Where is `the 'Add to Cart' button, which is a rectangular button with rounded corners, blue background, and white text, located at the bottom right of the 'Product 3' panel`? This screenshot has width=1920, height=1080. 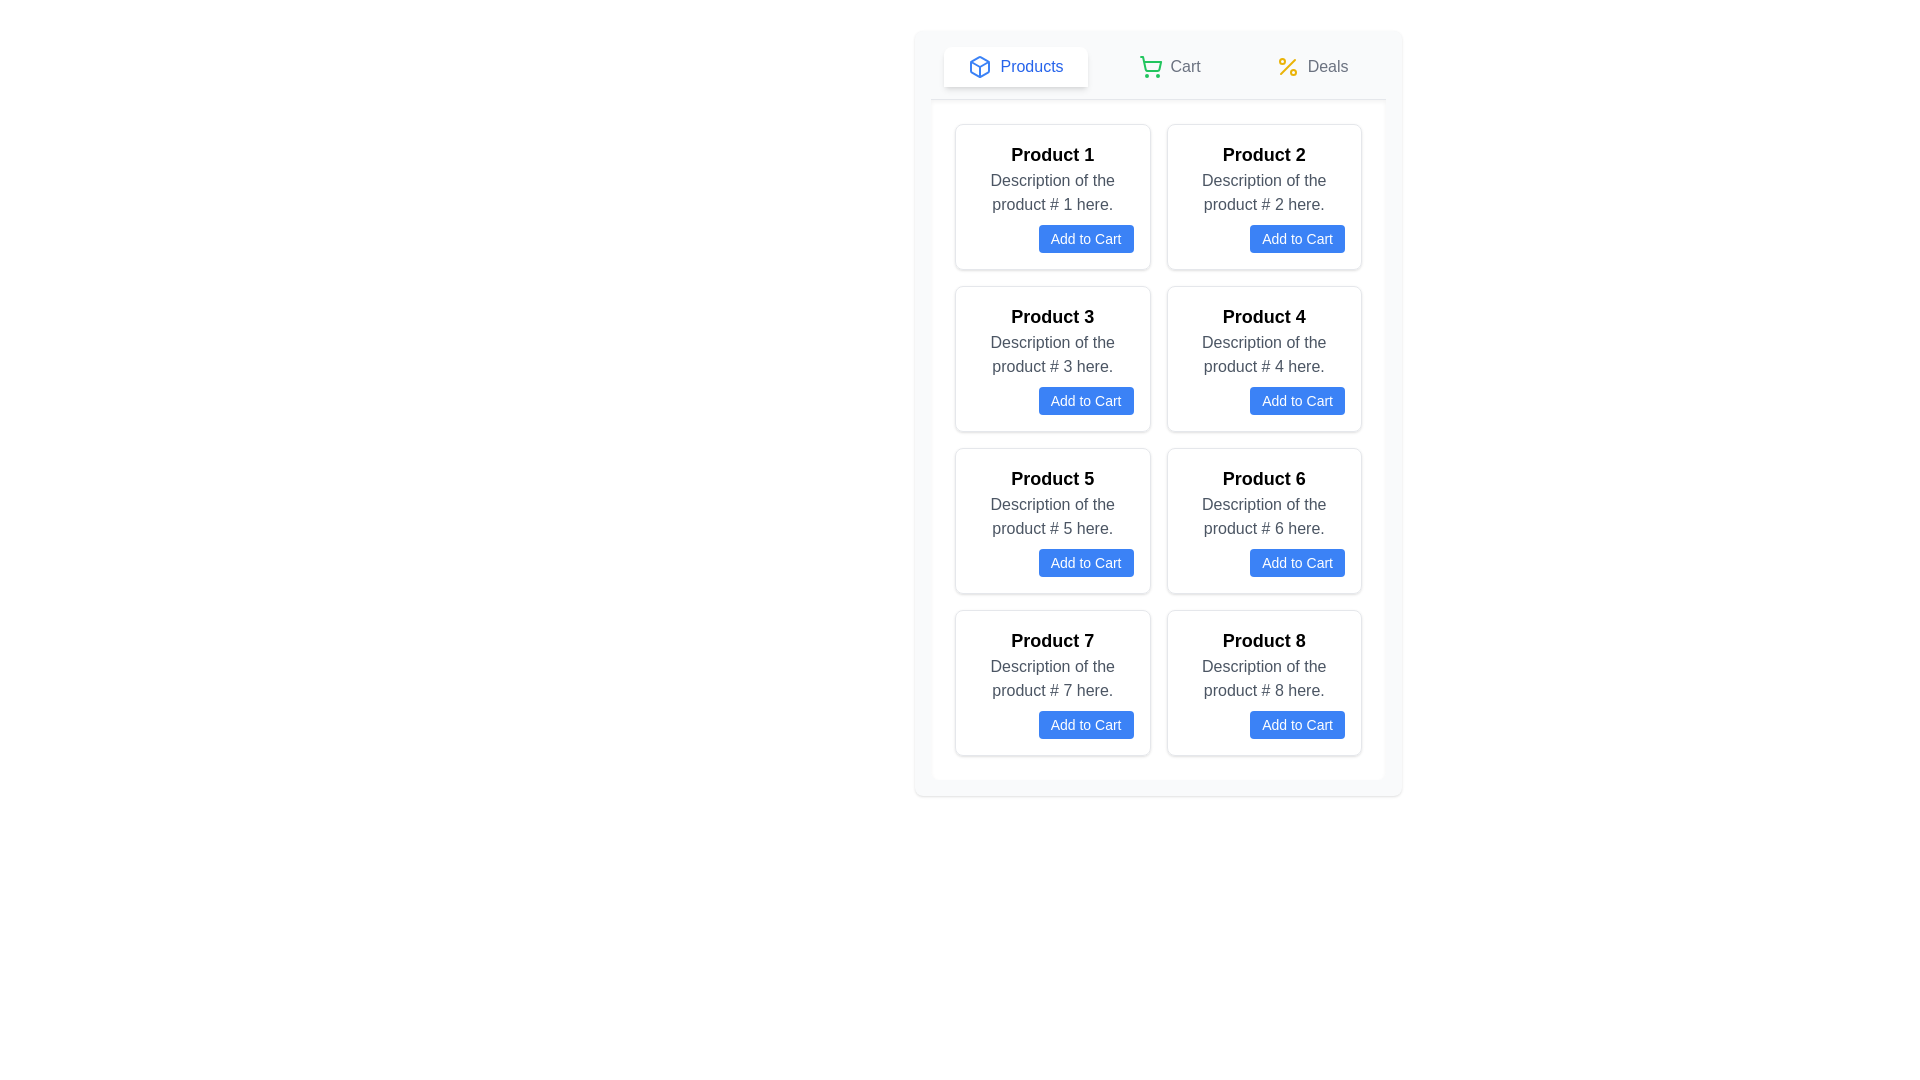
the 'Add to Cart' button, which is a rectangular button with rounded corners, blue background, and white text, located at the bottom right of the 'Product 3' panel is located at coordinates (1051, 401).